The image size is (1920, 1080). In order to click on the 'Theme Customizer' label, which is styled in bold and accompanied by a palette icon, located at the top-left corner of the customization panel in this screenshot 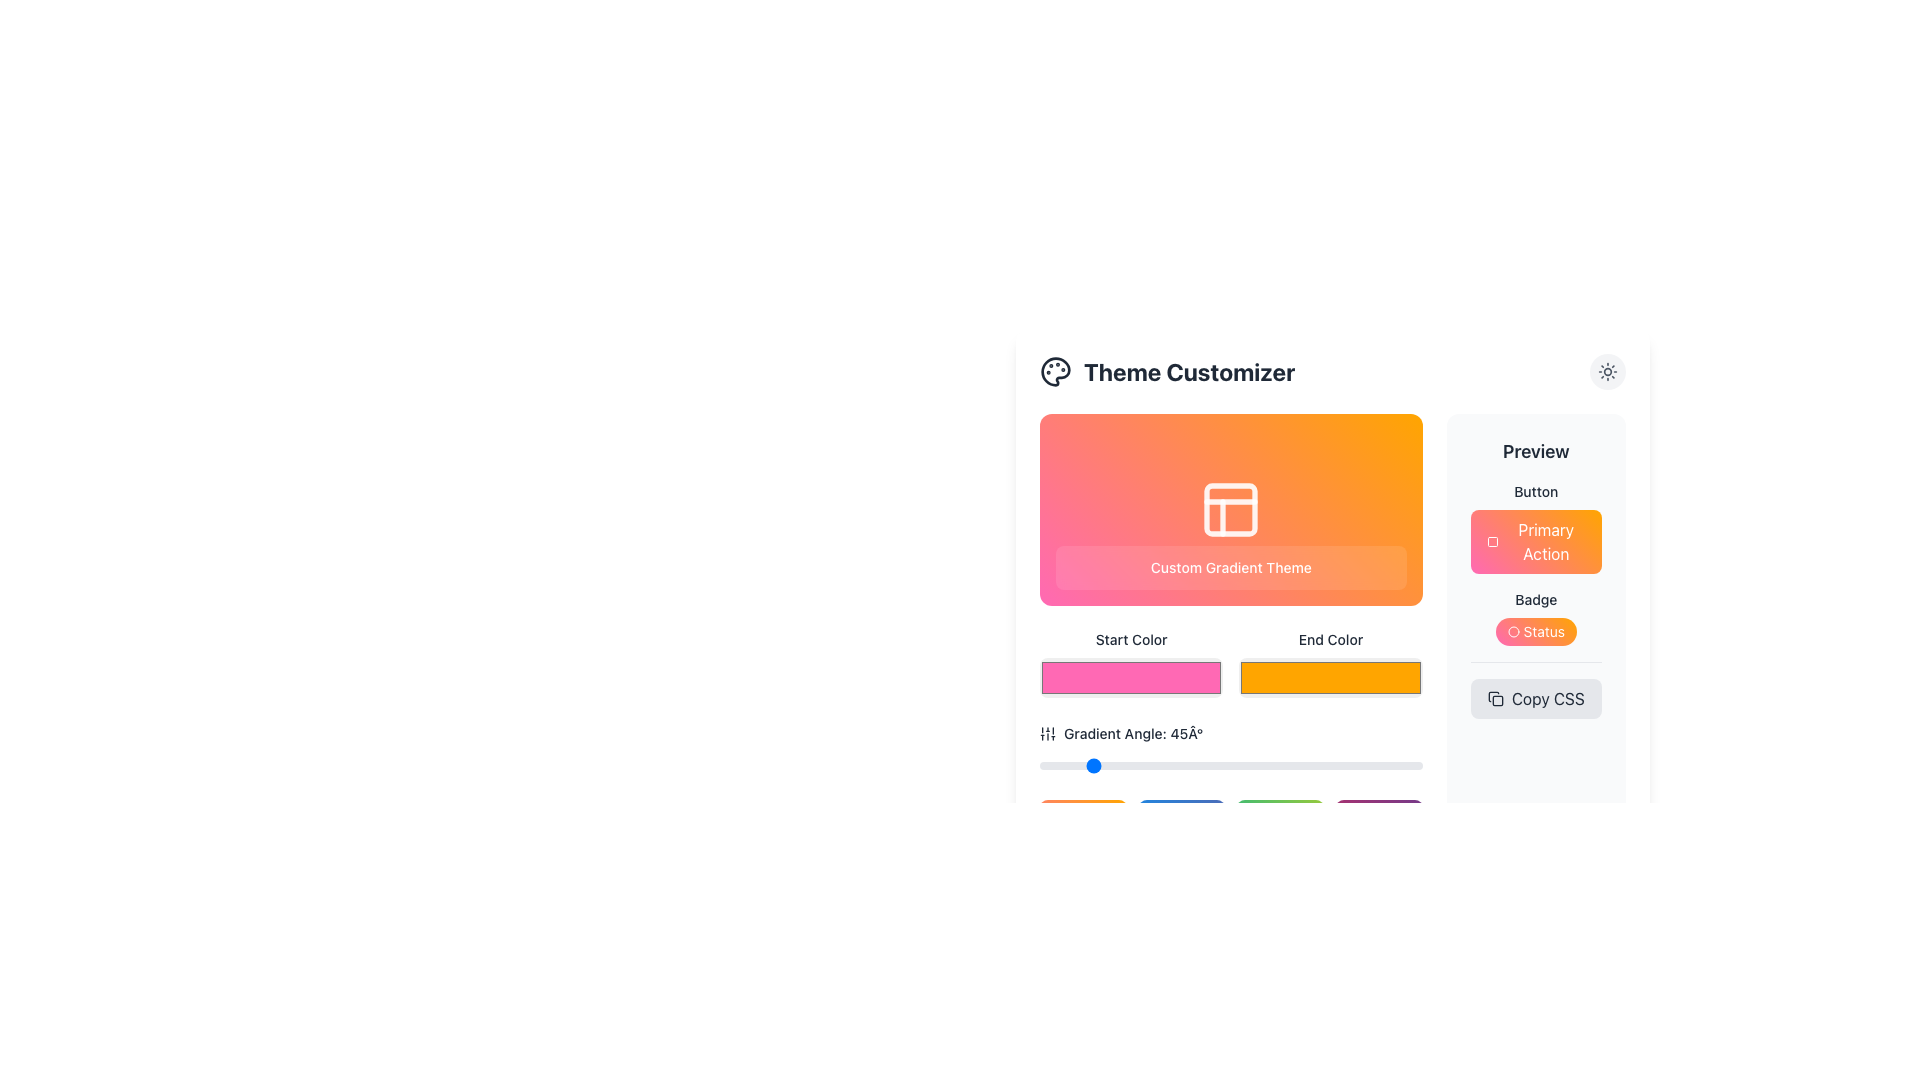, I will do `click(1167, 371)`.